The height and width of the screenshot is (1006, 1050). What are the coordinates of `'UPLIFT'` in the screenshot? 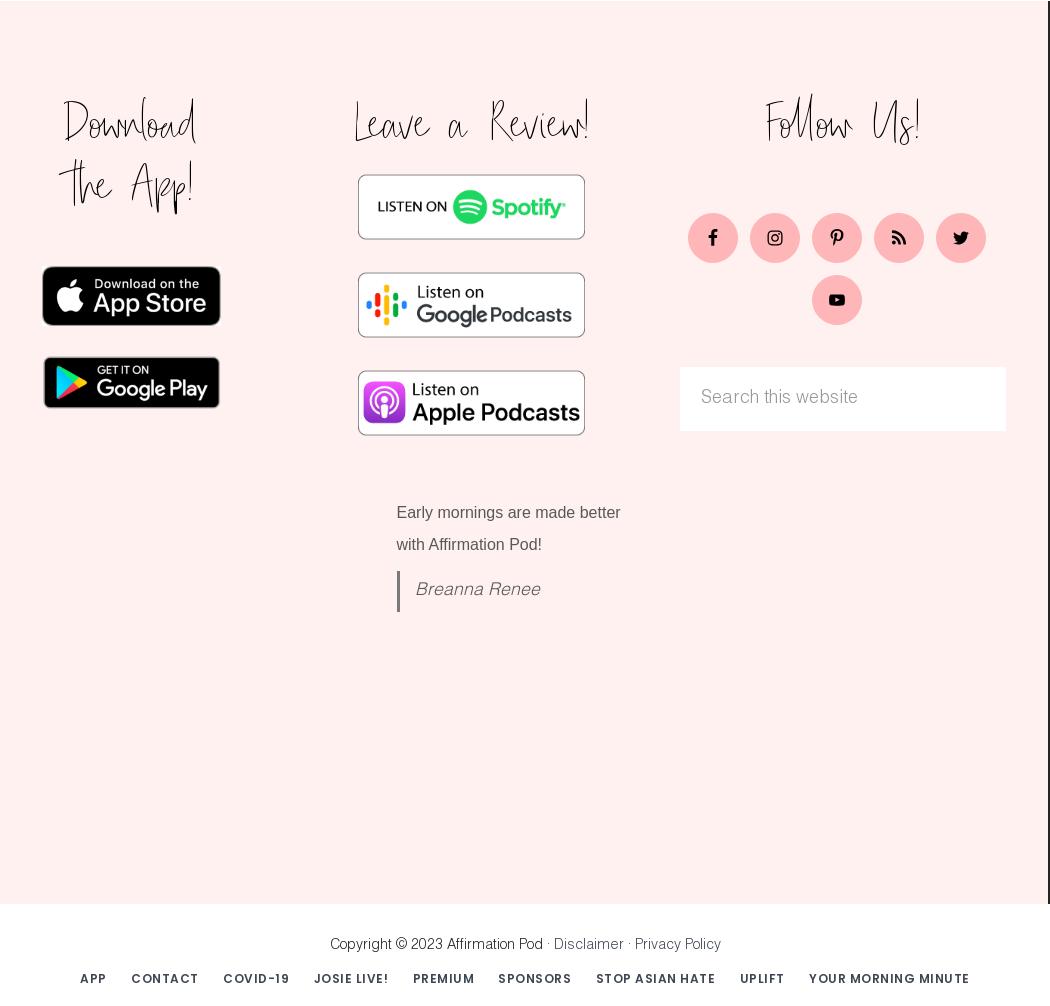 It's located at (761, 976).